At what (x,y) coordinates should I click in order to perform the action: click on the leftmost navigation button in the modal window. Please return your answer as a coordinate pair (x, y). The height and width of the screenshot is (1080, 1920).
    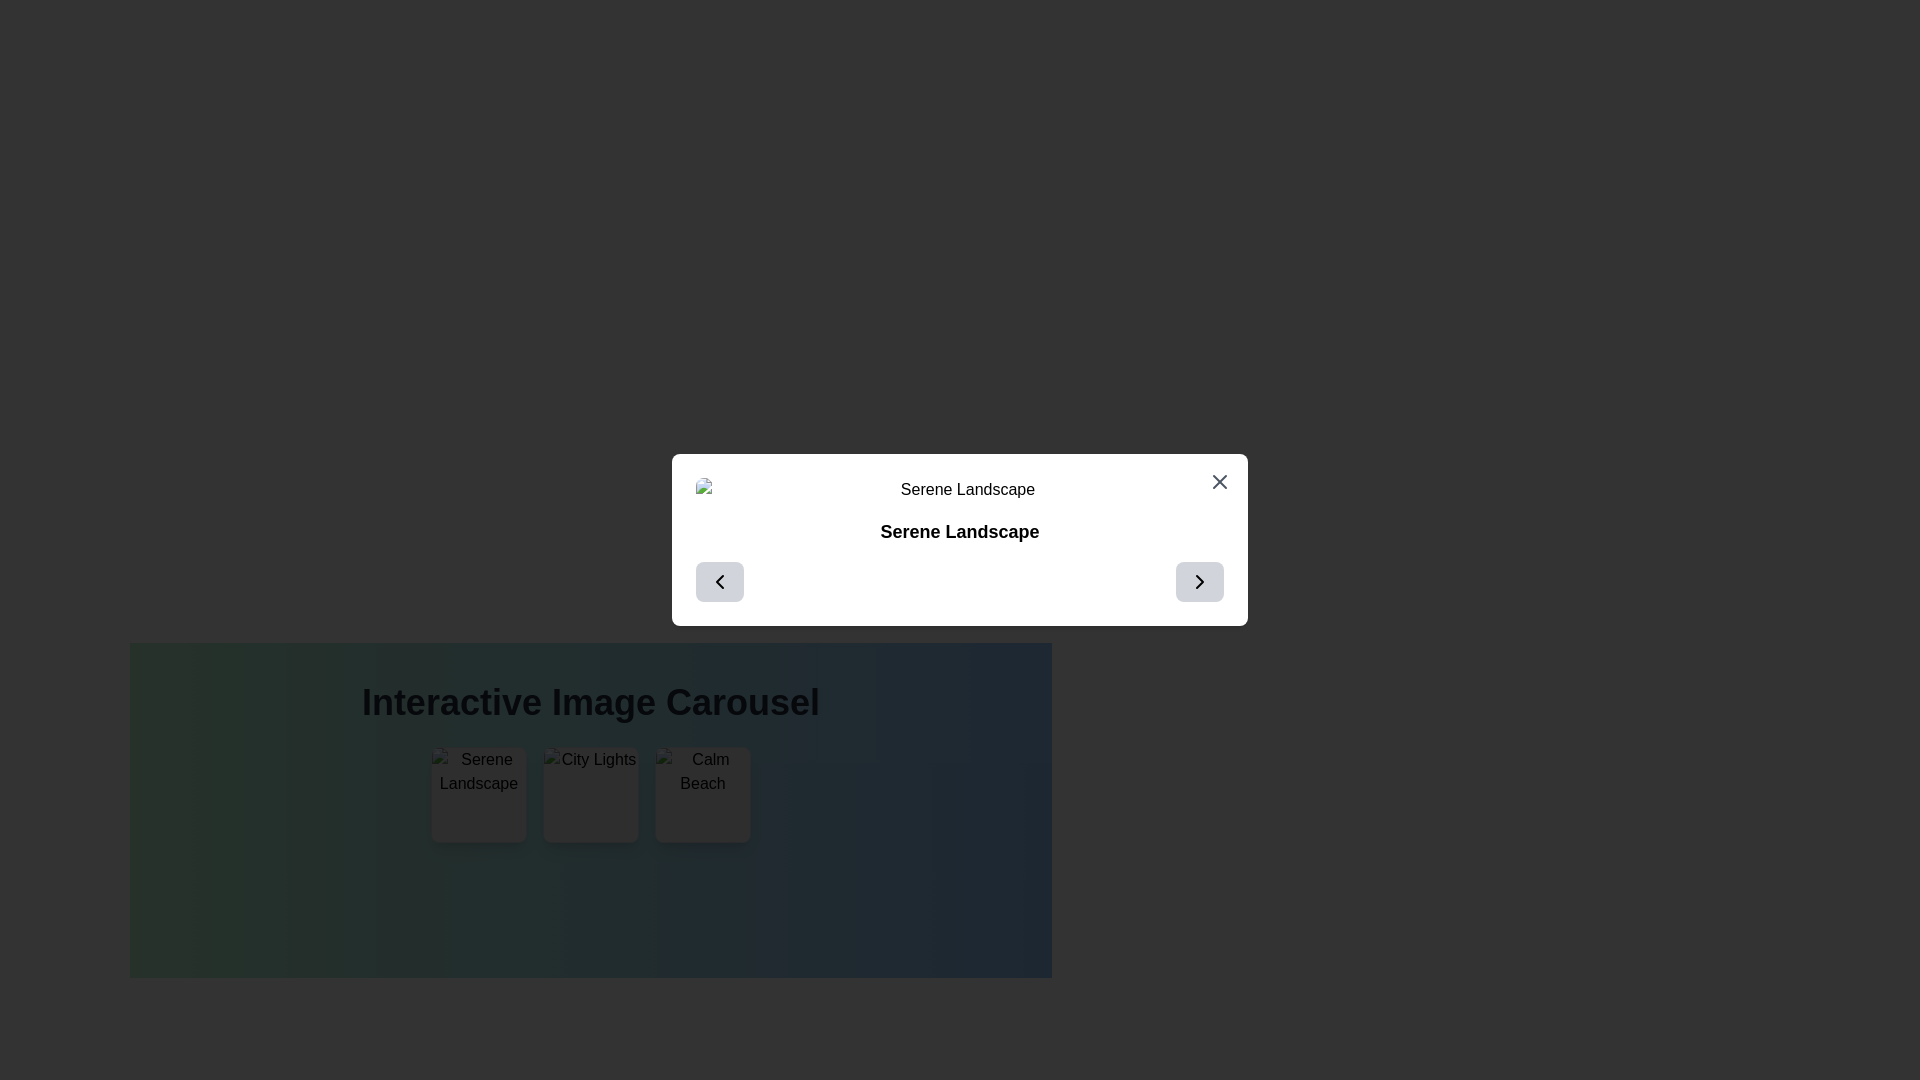
    Looking at the image, I should click on (720, 582).